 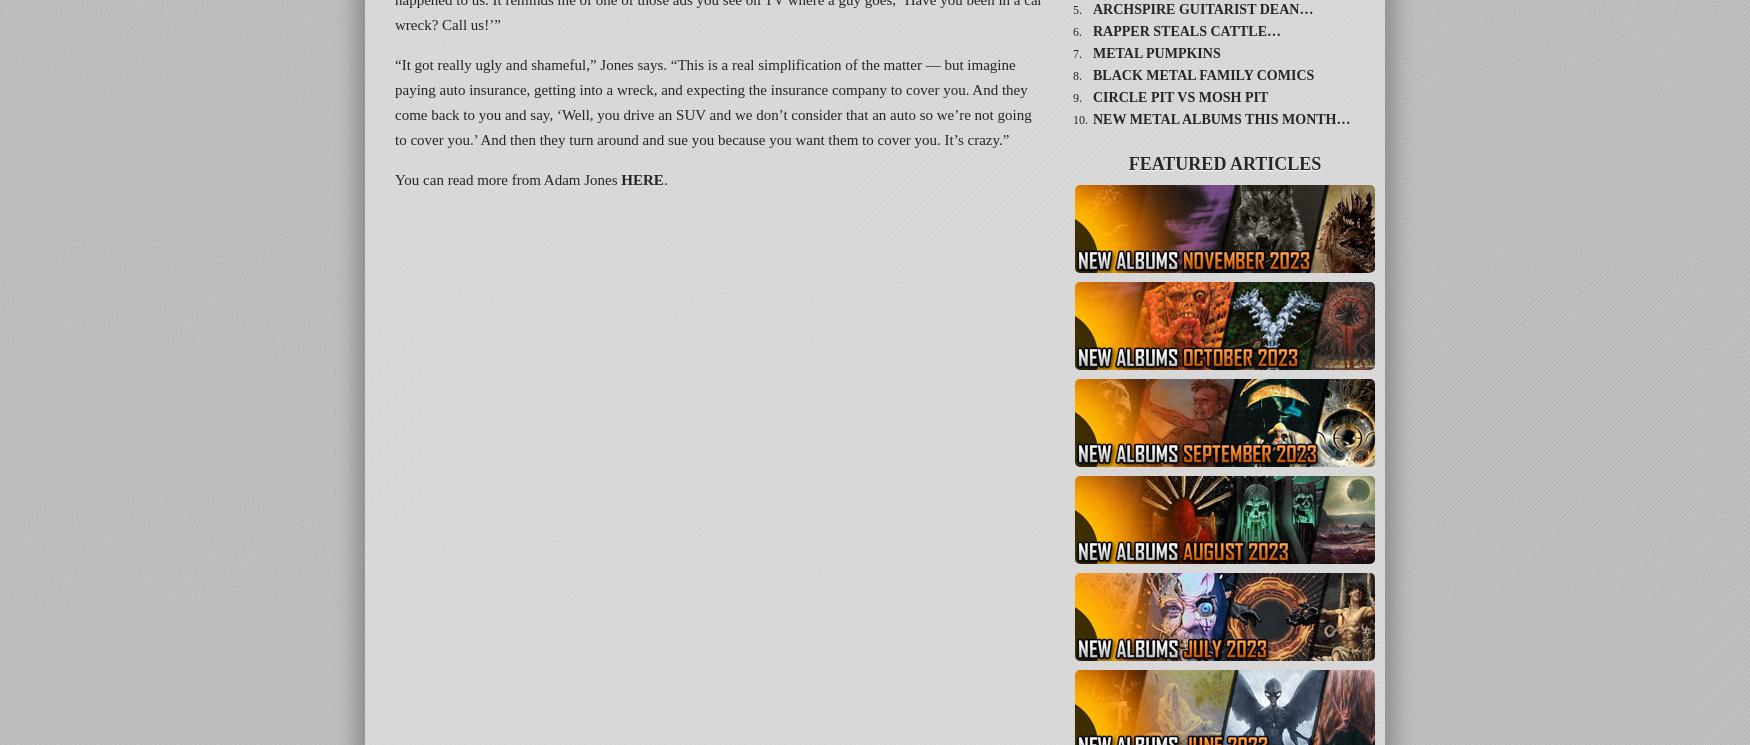 I want to click on 'CIRCLE PIT vs MOSH PIT', so click(x=1179, y=97).